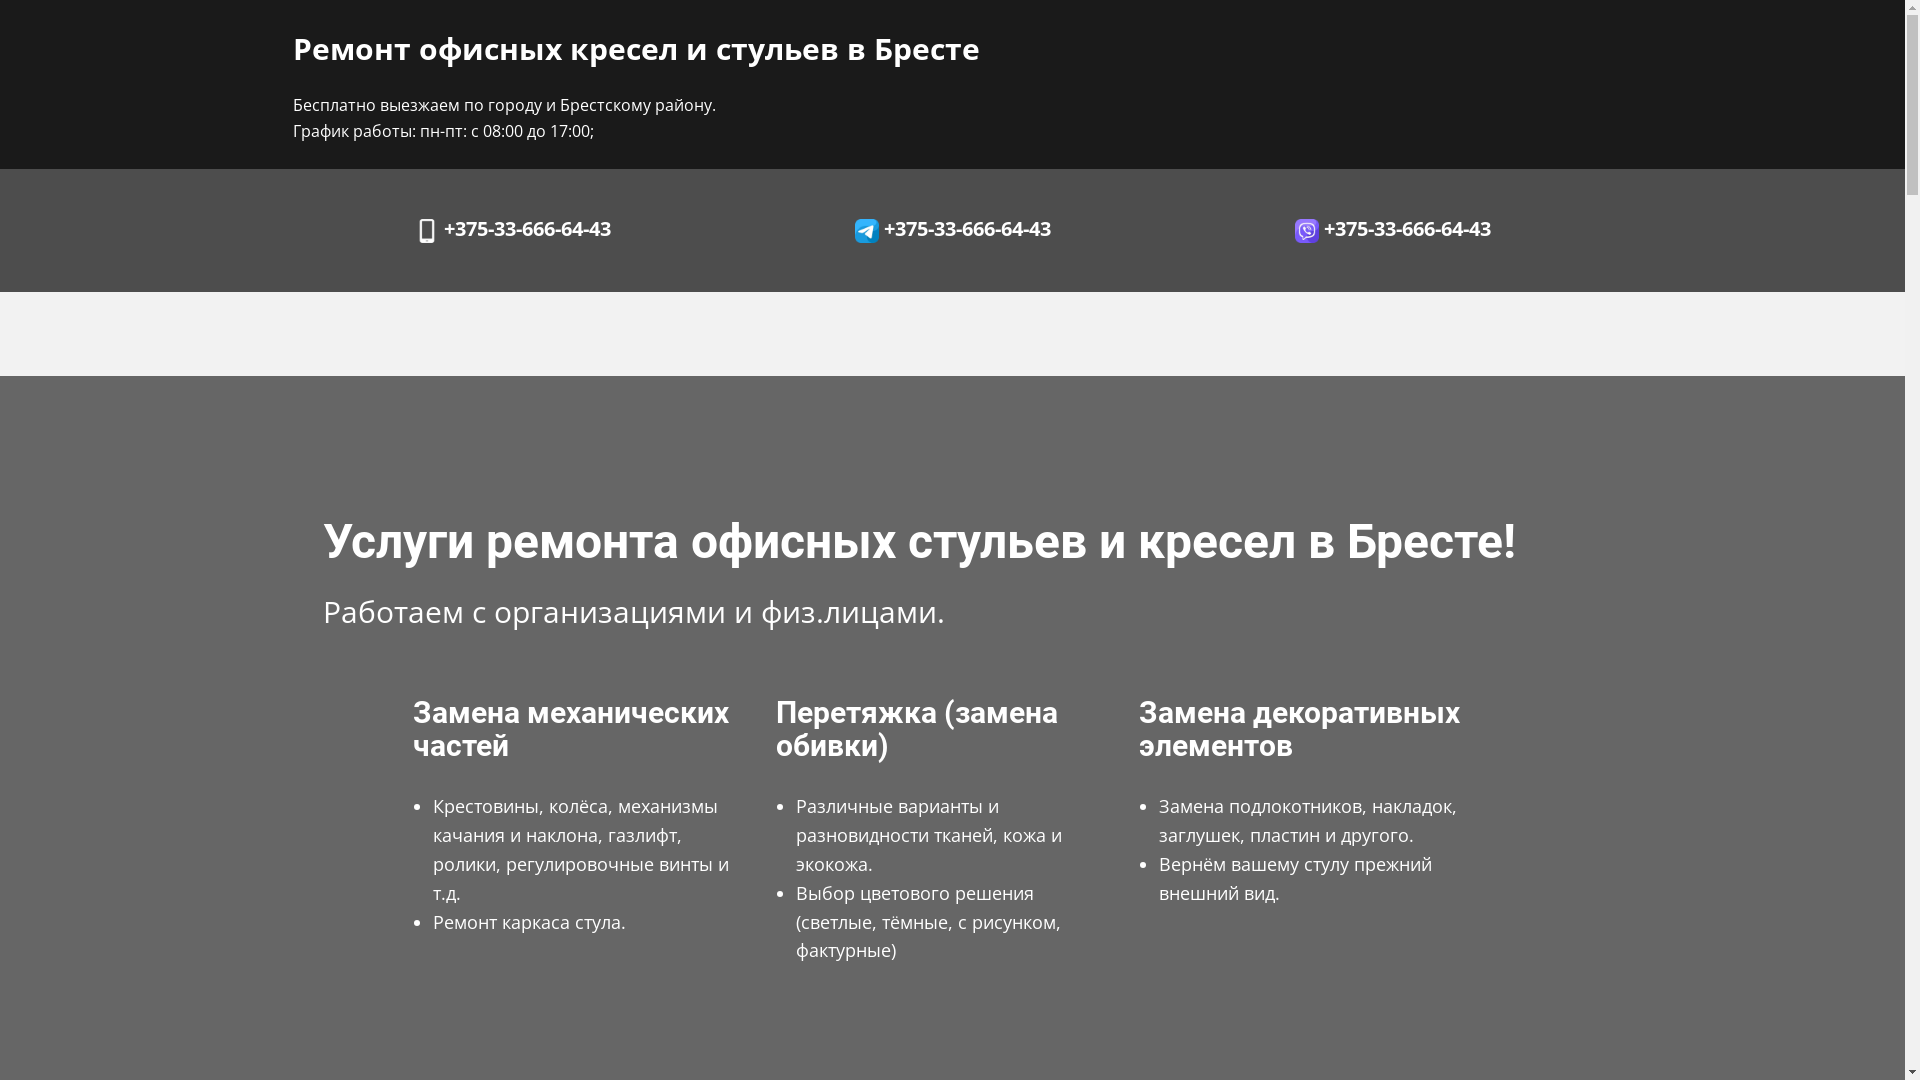  I want to click on ' +375-33-666-64-43', so click(512, 229).